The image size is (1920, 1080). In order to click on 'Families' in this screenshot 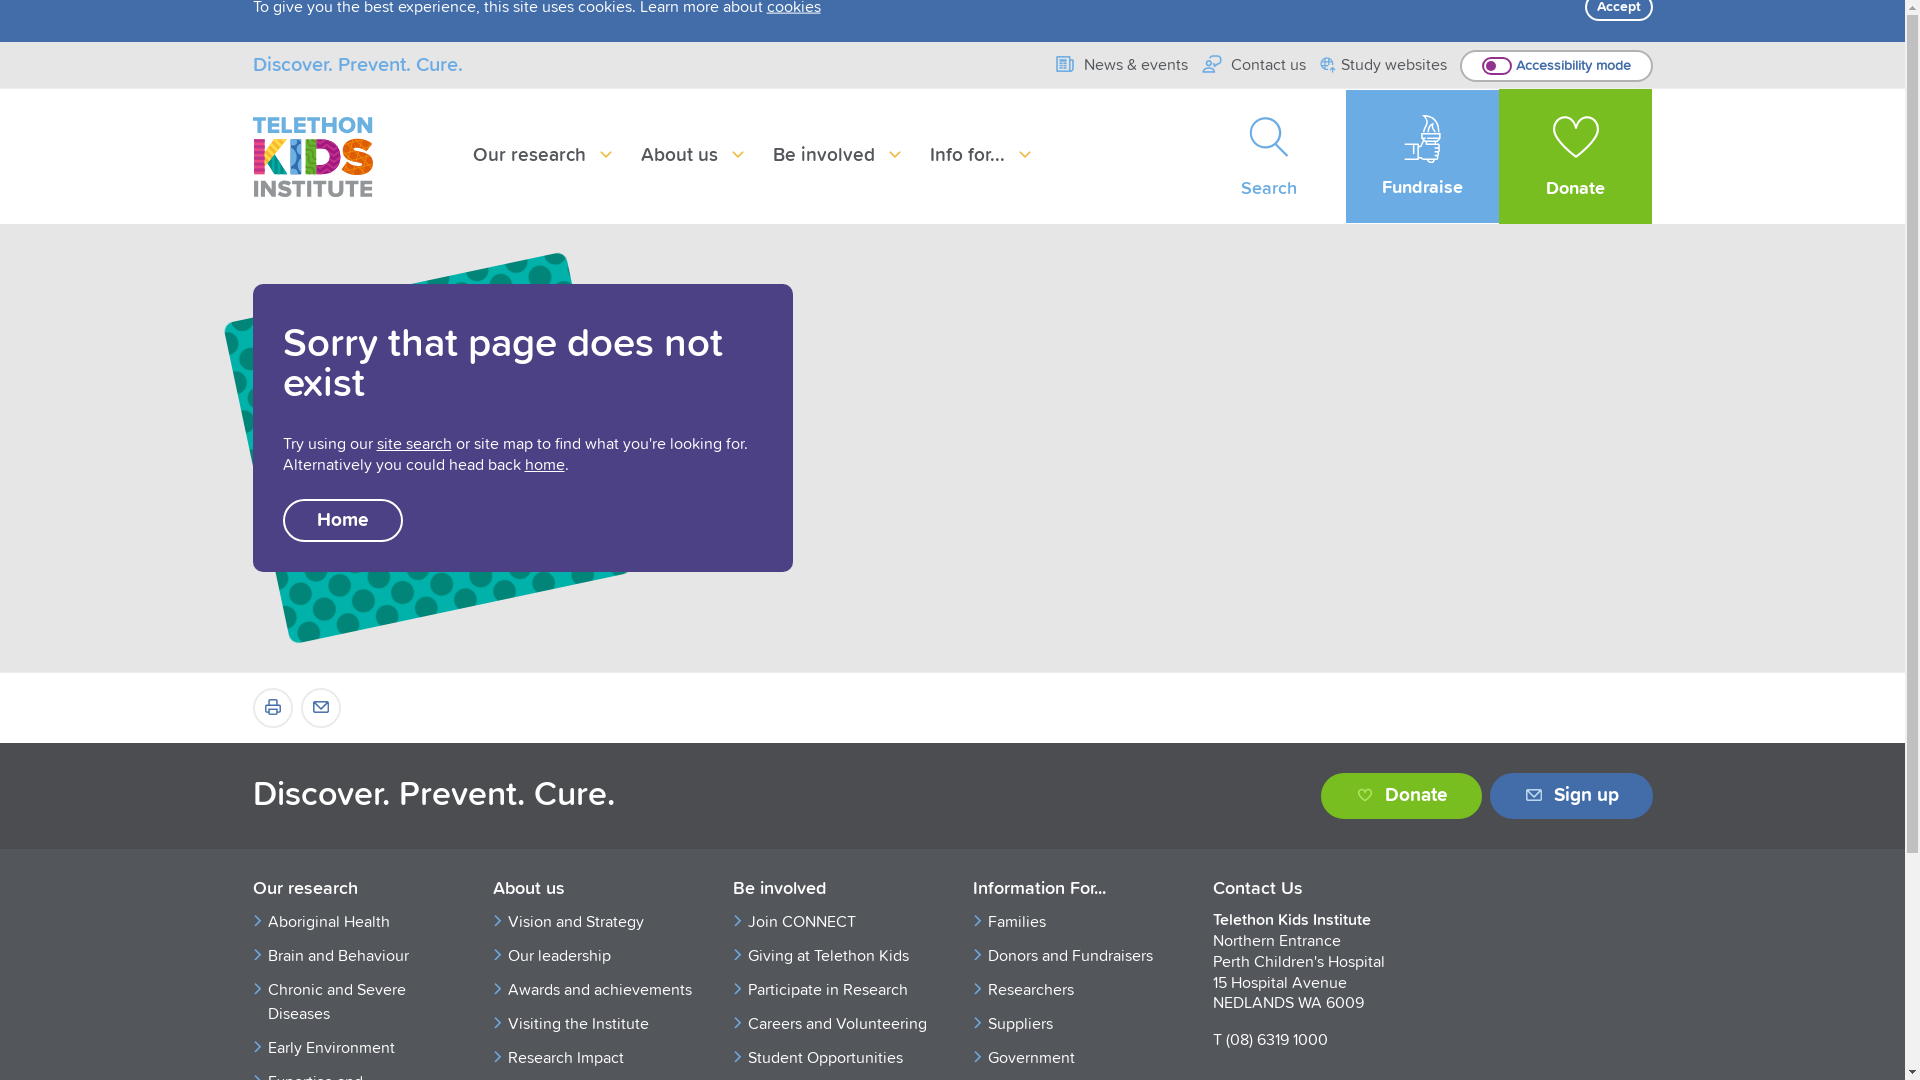, I will do `click(1079, 921)`.